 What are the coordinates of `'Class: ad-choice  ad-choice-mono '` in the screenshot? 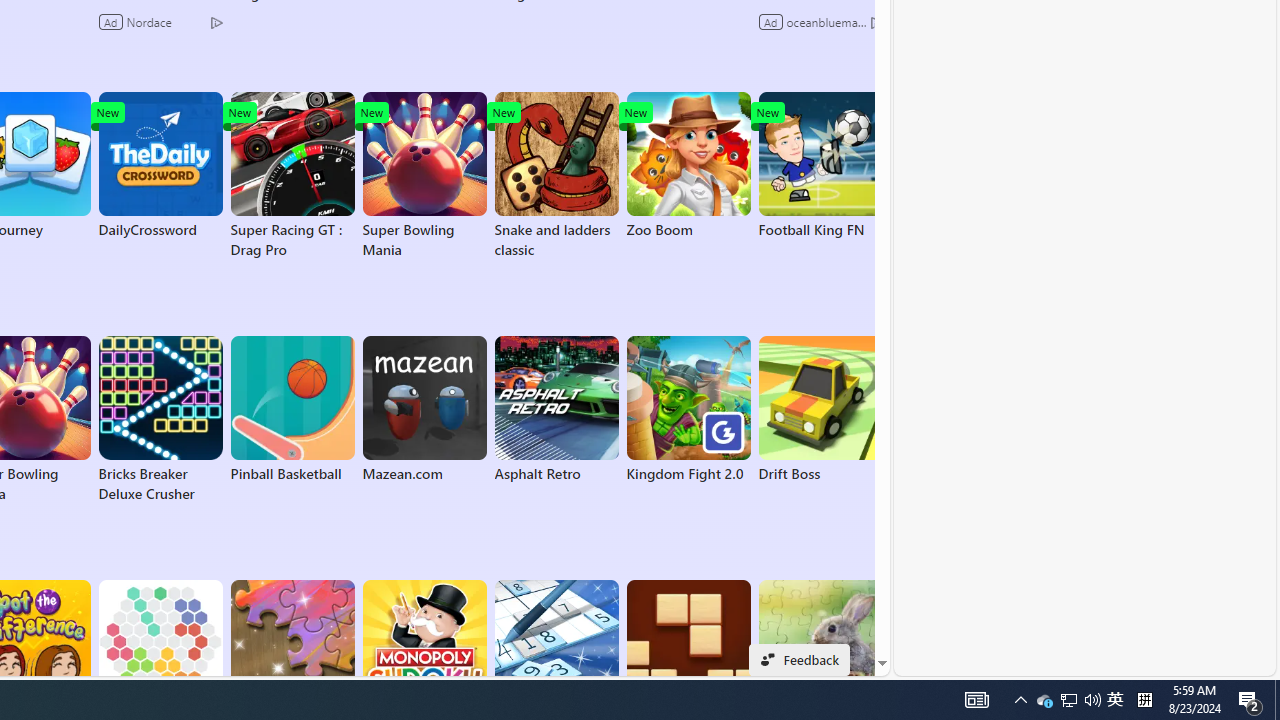 It's located at (876, 21).